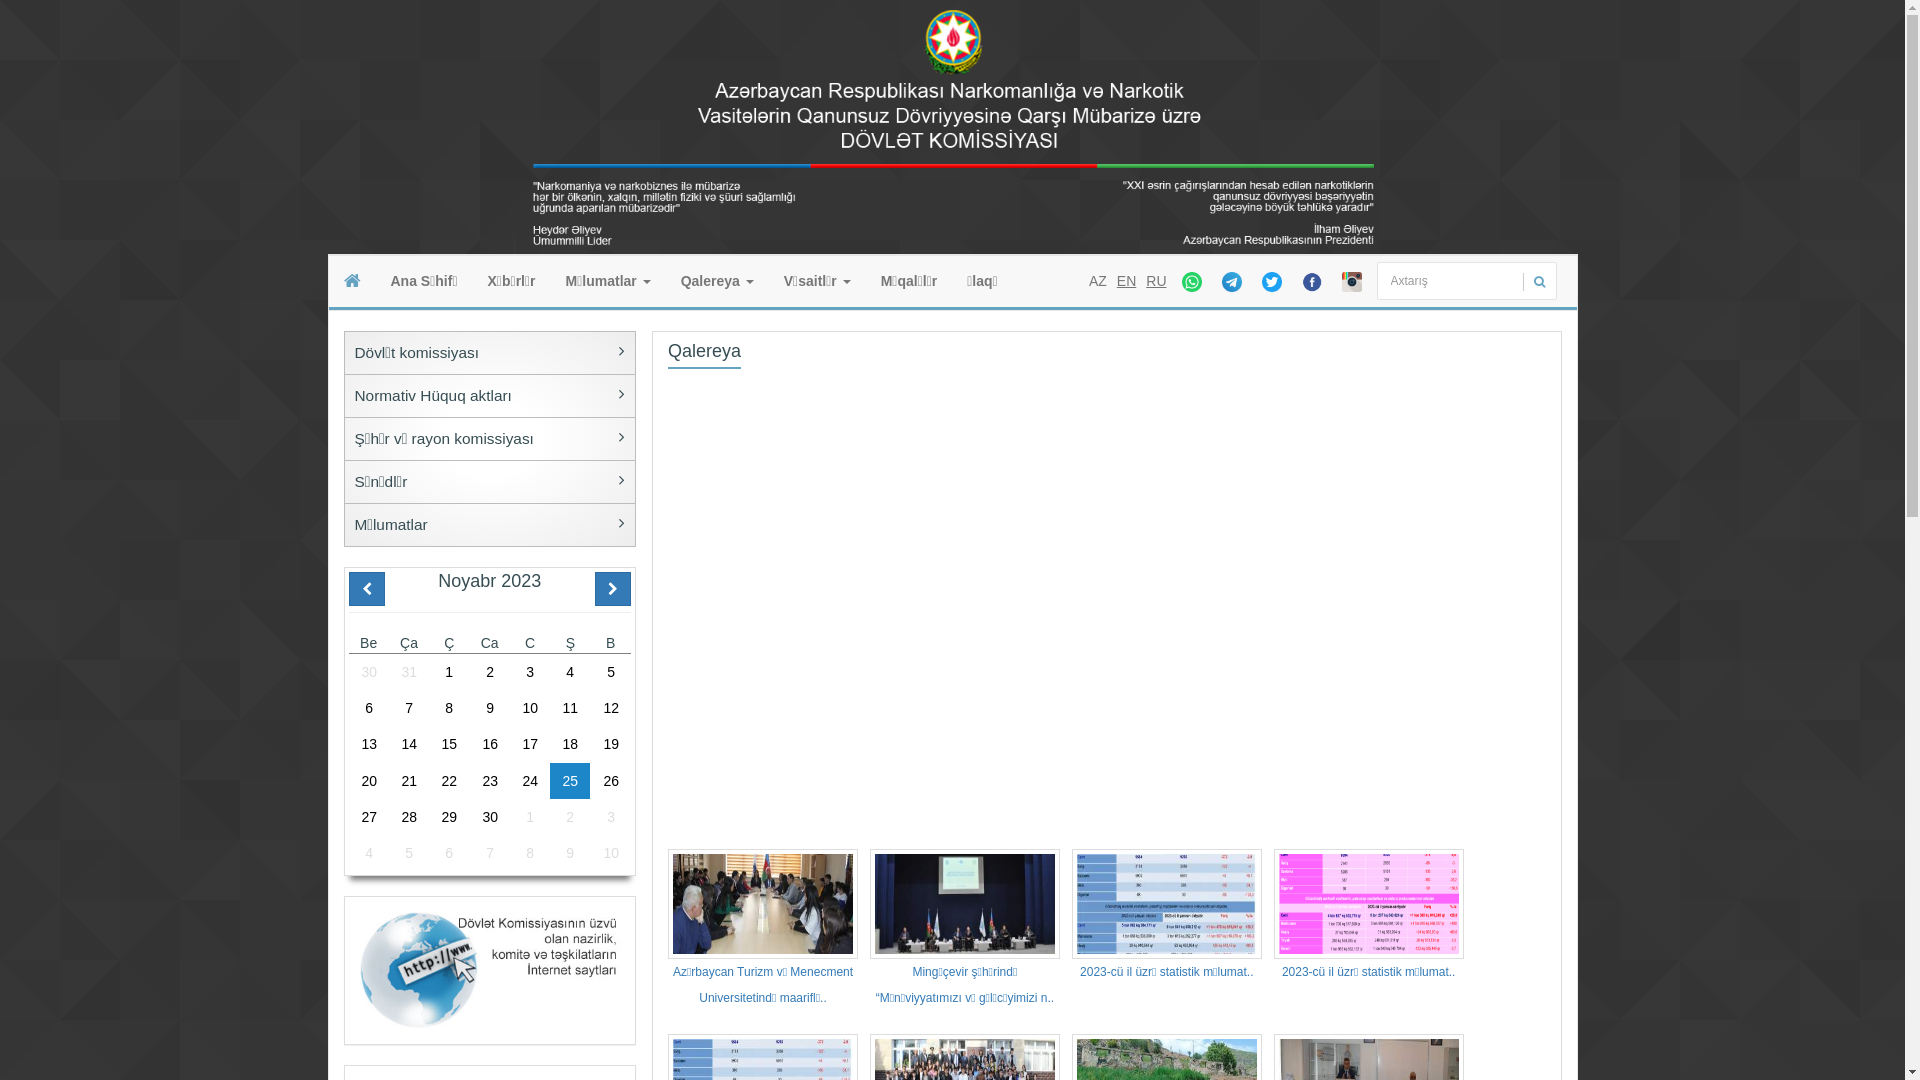 This screenshot has height=1080, width=1920. What do you see at coordinates (529, 744) in the screenshot?
I see `'17'` at bounding box center [529, 744].